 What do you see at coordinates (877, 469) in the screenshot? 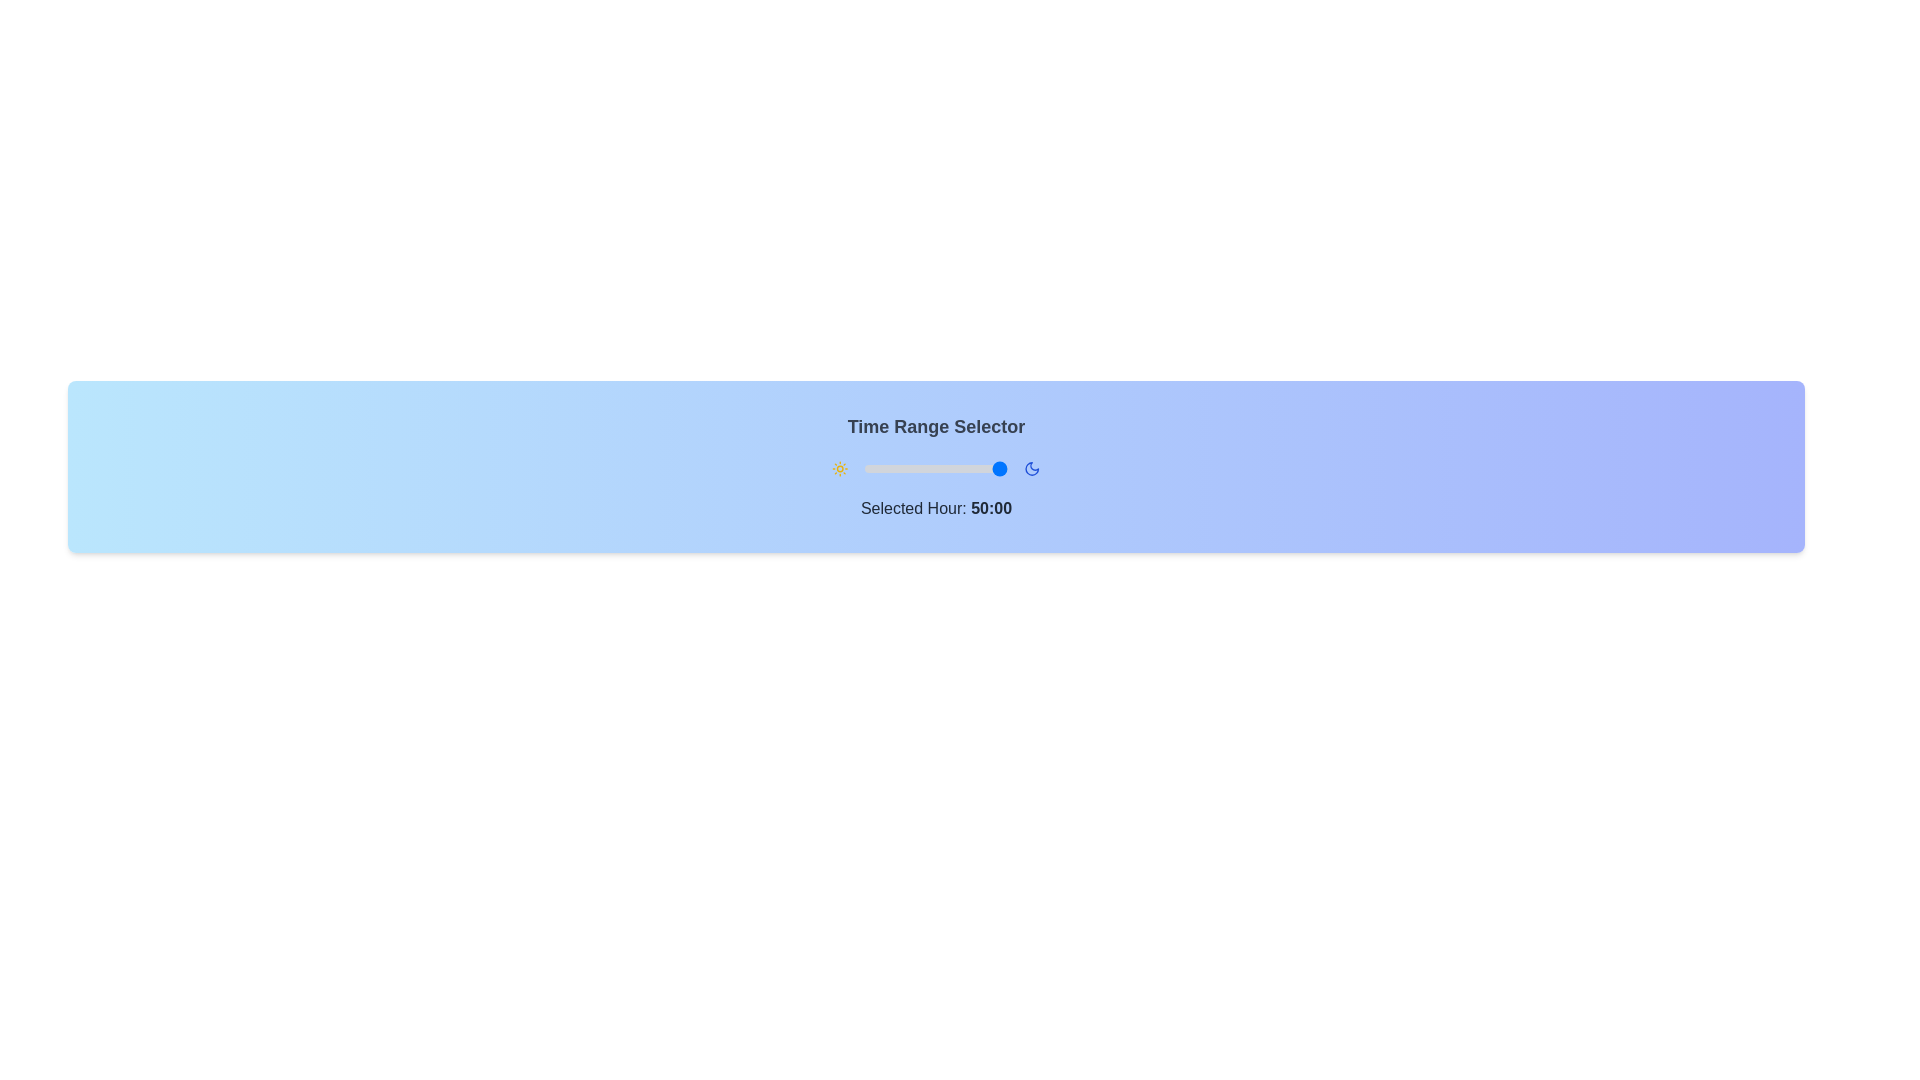
I see `the time range slider to set the time to 3` at bounding box center [877, 469].